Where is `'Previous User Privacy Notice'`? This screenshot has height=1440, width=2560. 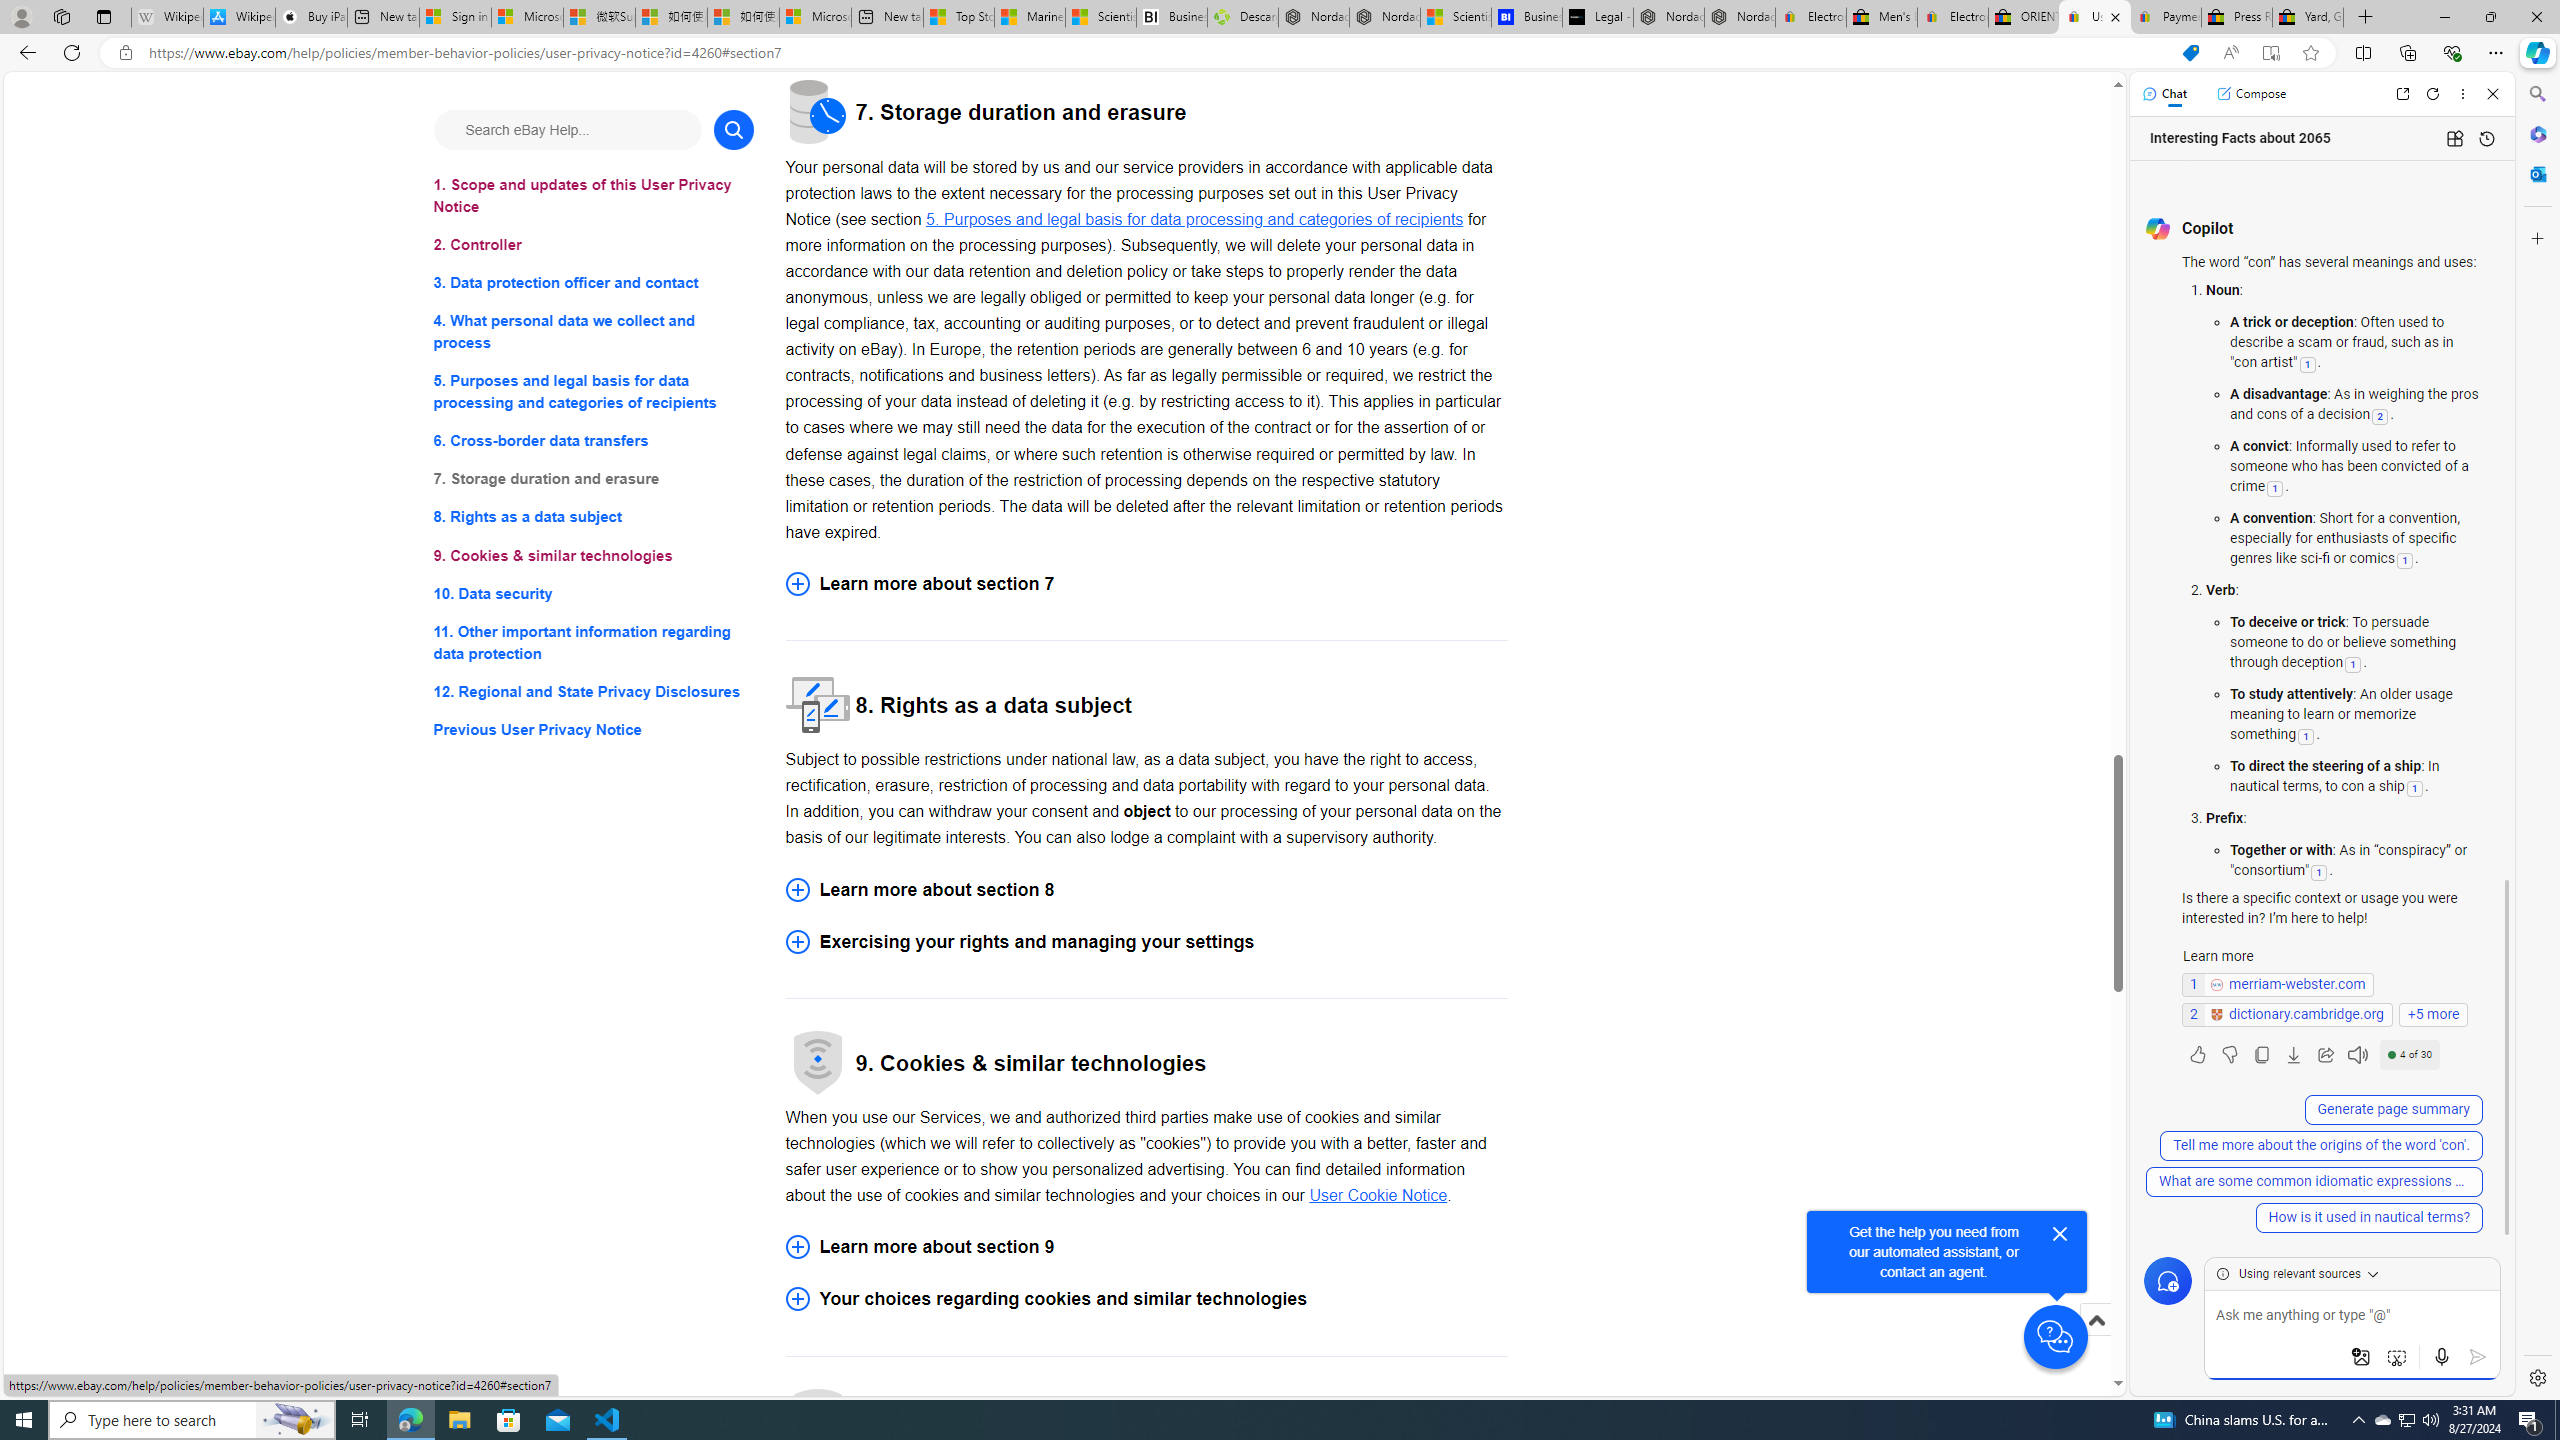
'Previous User Privacy Notice' is located at coordinates (592, 729).